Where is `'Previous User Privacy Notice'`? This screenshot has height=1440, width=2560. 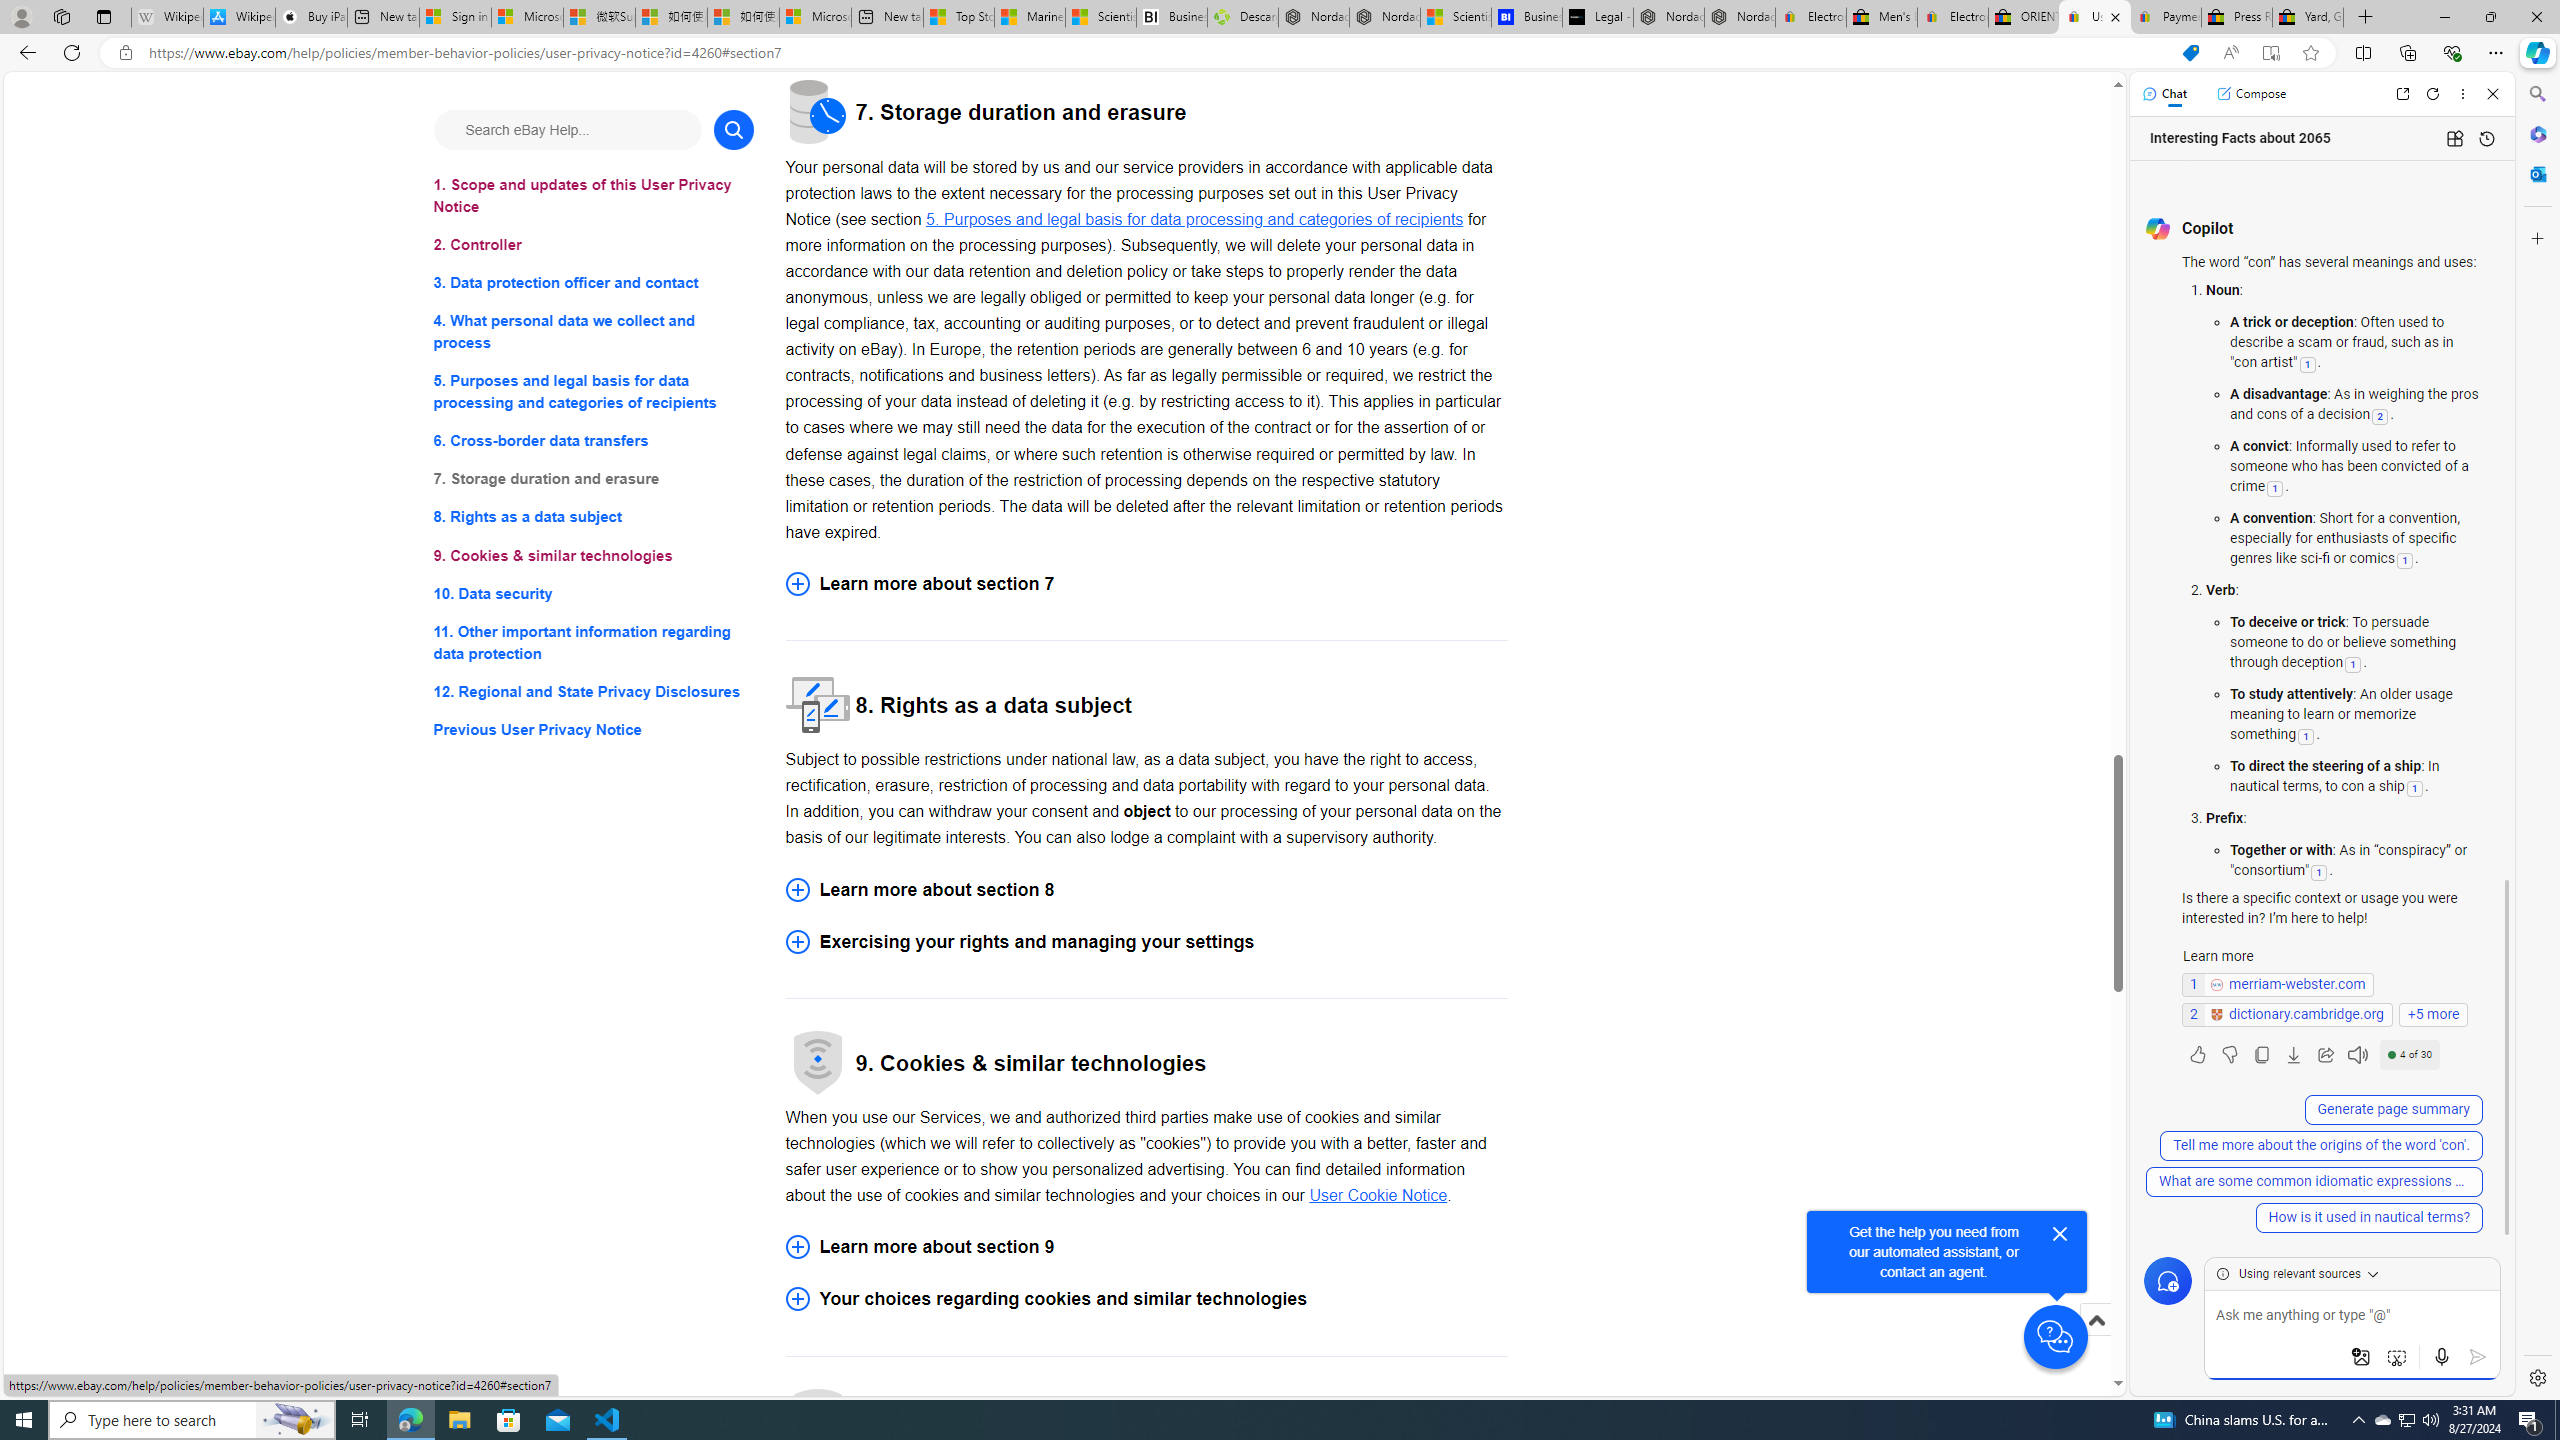
'Previous User Privacy Notice' is located at coordinates (592, 729).